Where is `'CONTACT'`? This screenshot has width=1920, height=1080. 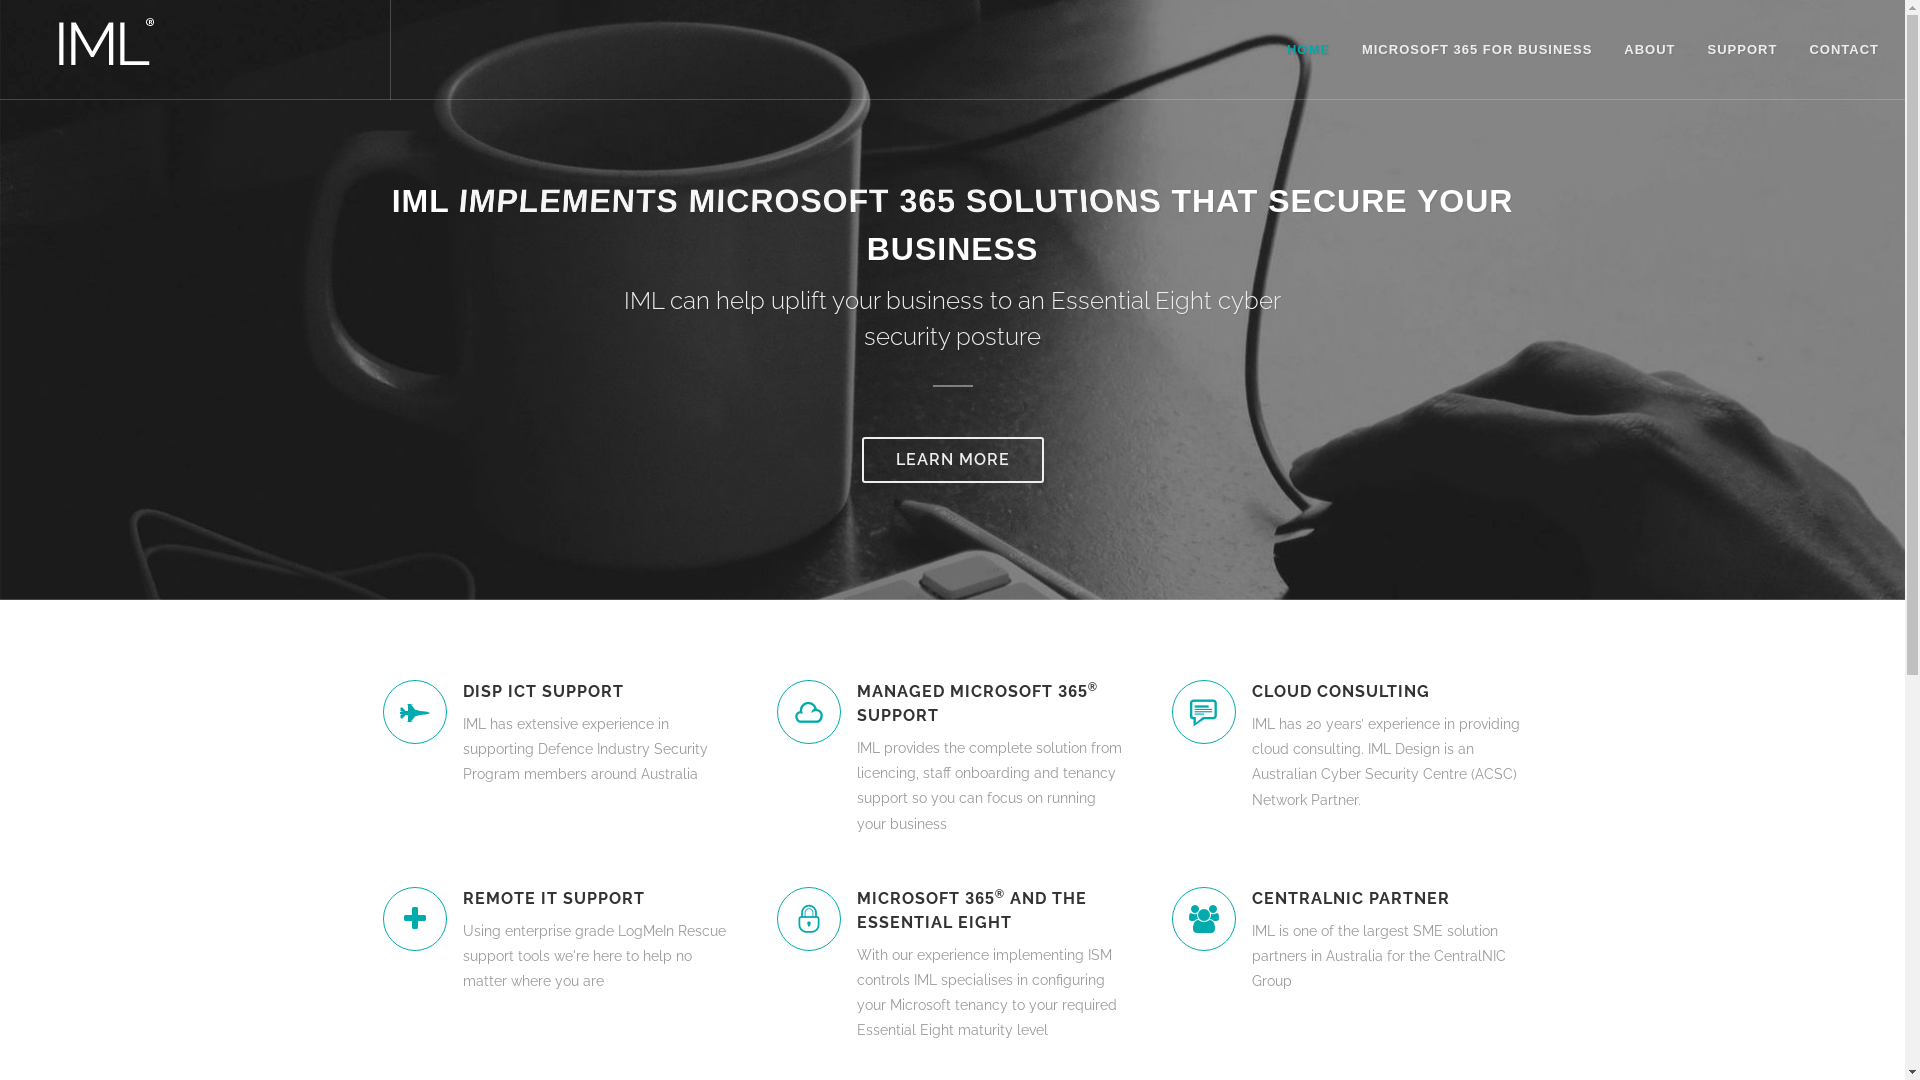 'CONTACT' is located at coordinates (1842, 49).